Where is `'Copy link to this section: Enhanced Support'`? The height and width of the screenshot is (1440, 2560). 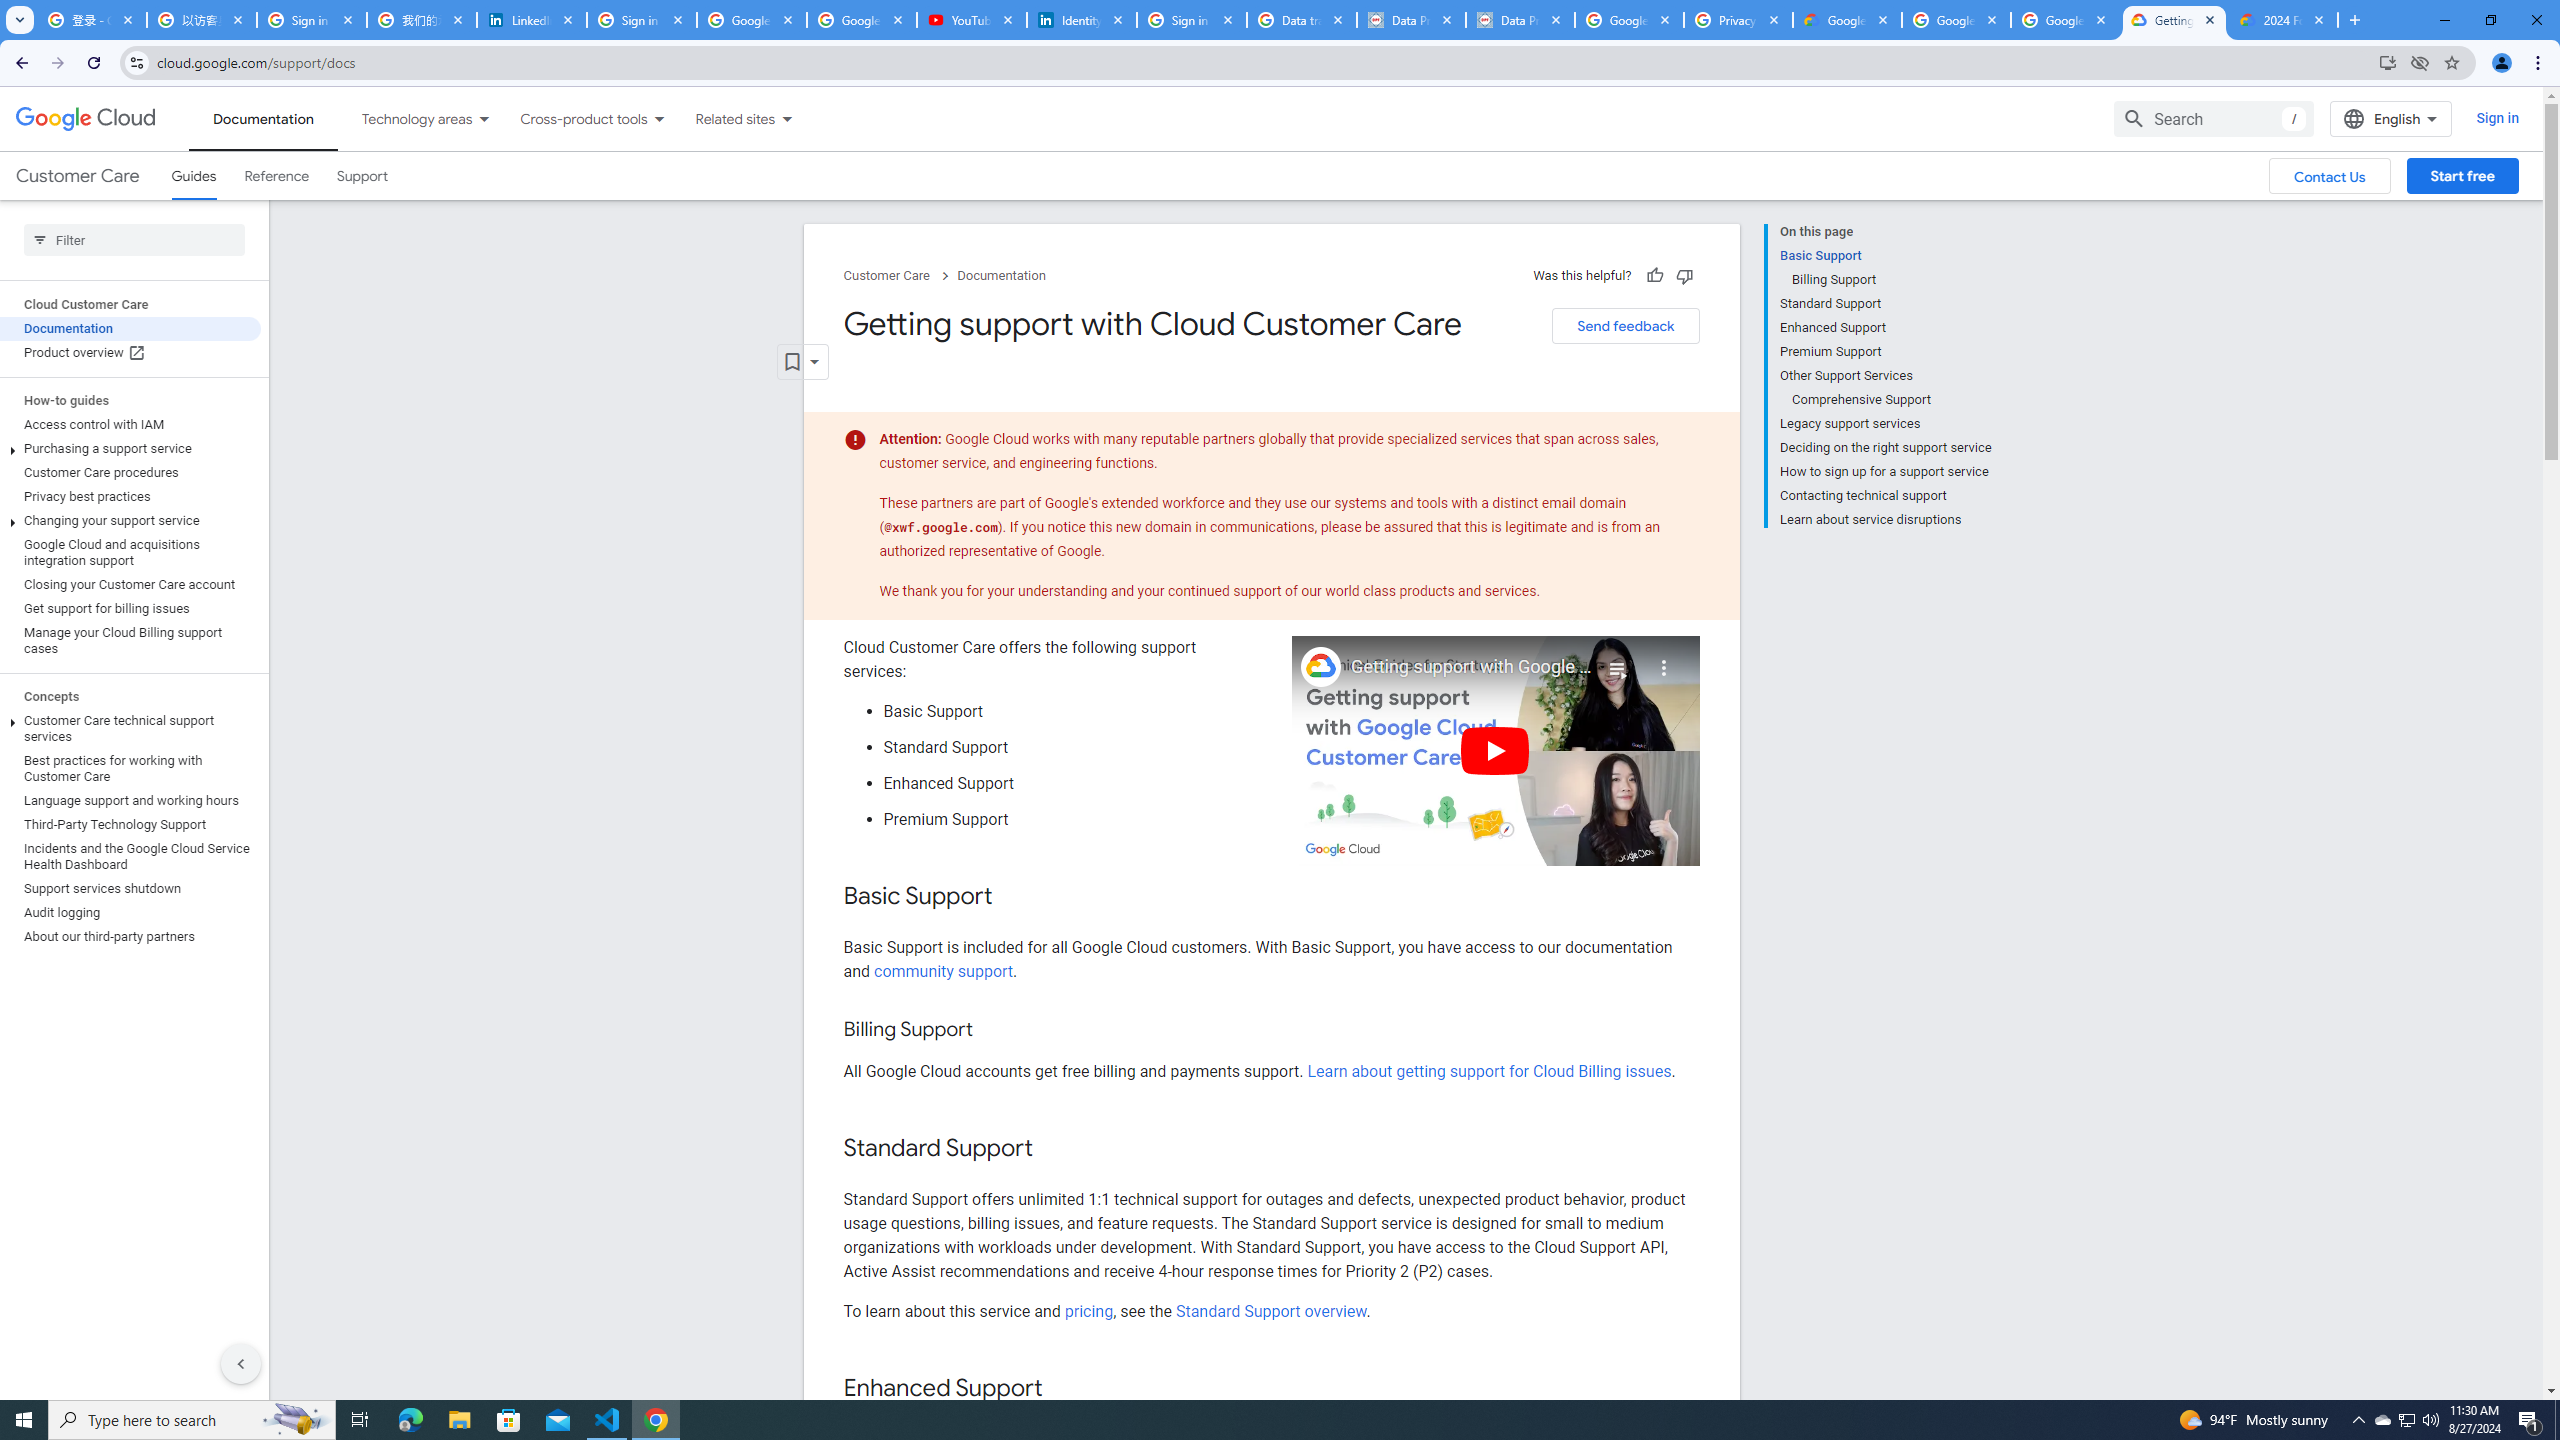 'Copy link to this section: Enhanced Support' is located at coordinates (1061, 1389).